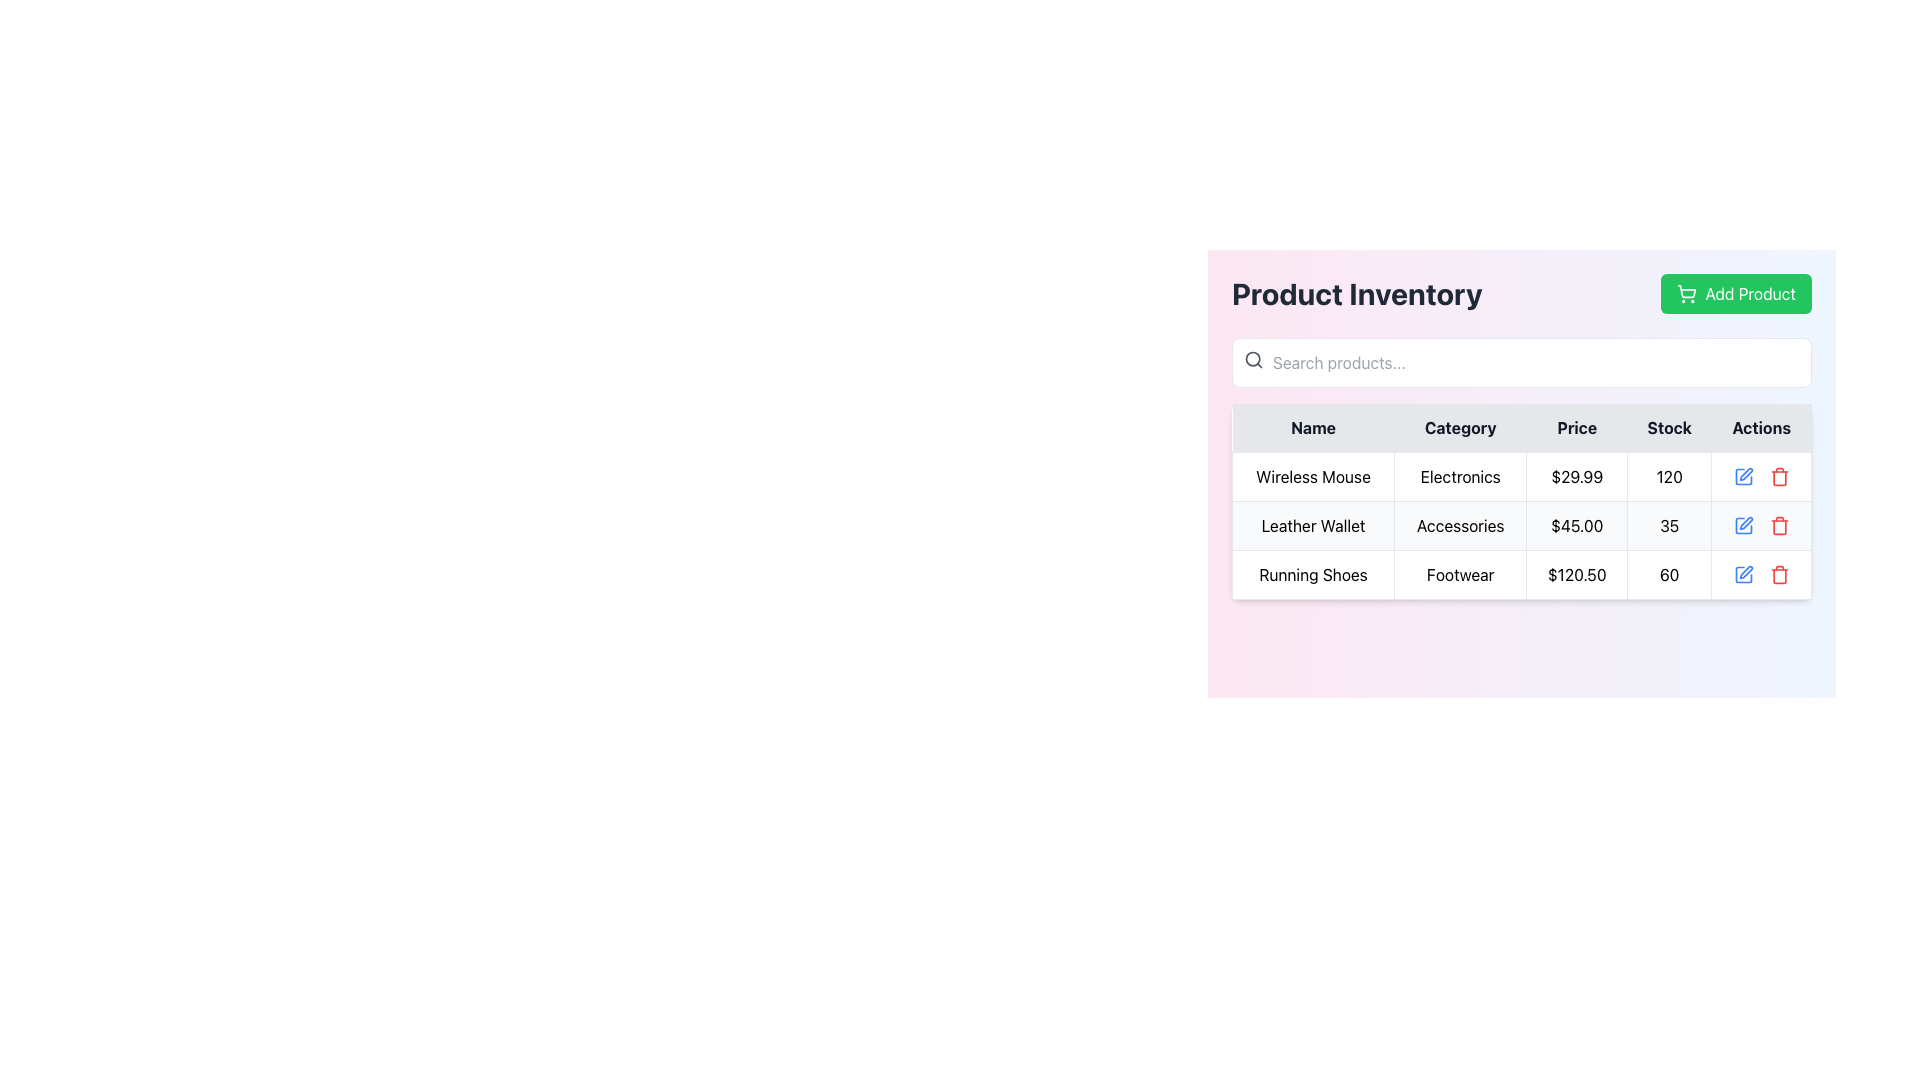  I want to click on the non-interactive text label that represents the category classification of the 'Wireless Mouse' product in the 'Product Inventory' interface, specifically located in the second cell of the 'Category' column, so click(1460, 477).